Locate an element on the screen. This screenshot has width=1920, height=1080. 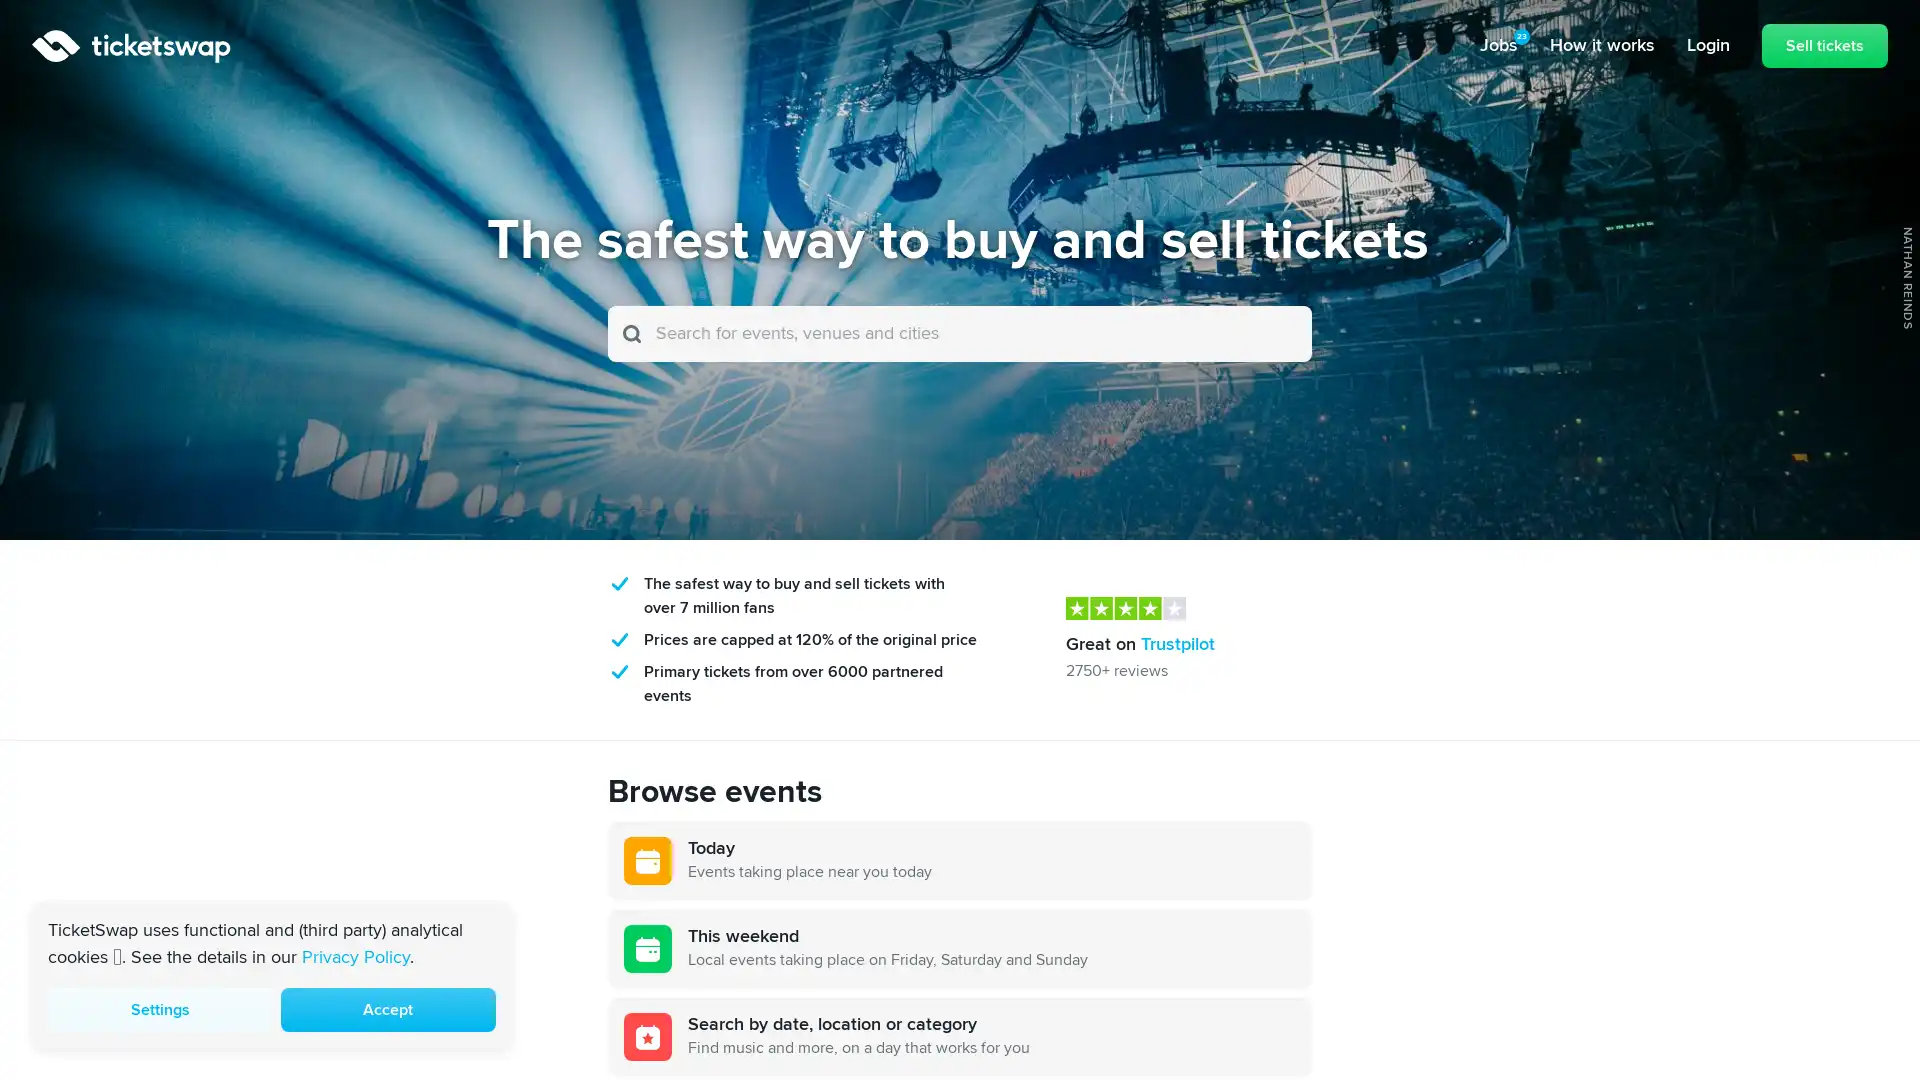
Login is located at coordinates (1707, 45).